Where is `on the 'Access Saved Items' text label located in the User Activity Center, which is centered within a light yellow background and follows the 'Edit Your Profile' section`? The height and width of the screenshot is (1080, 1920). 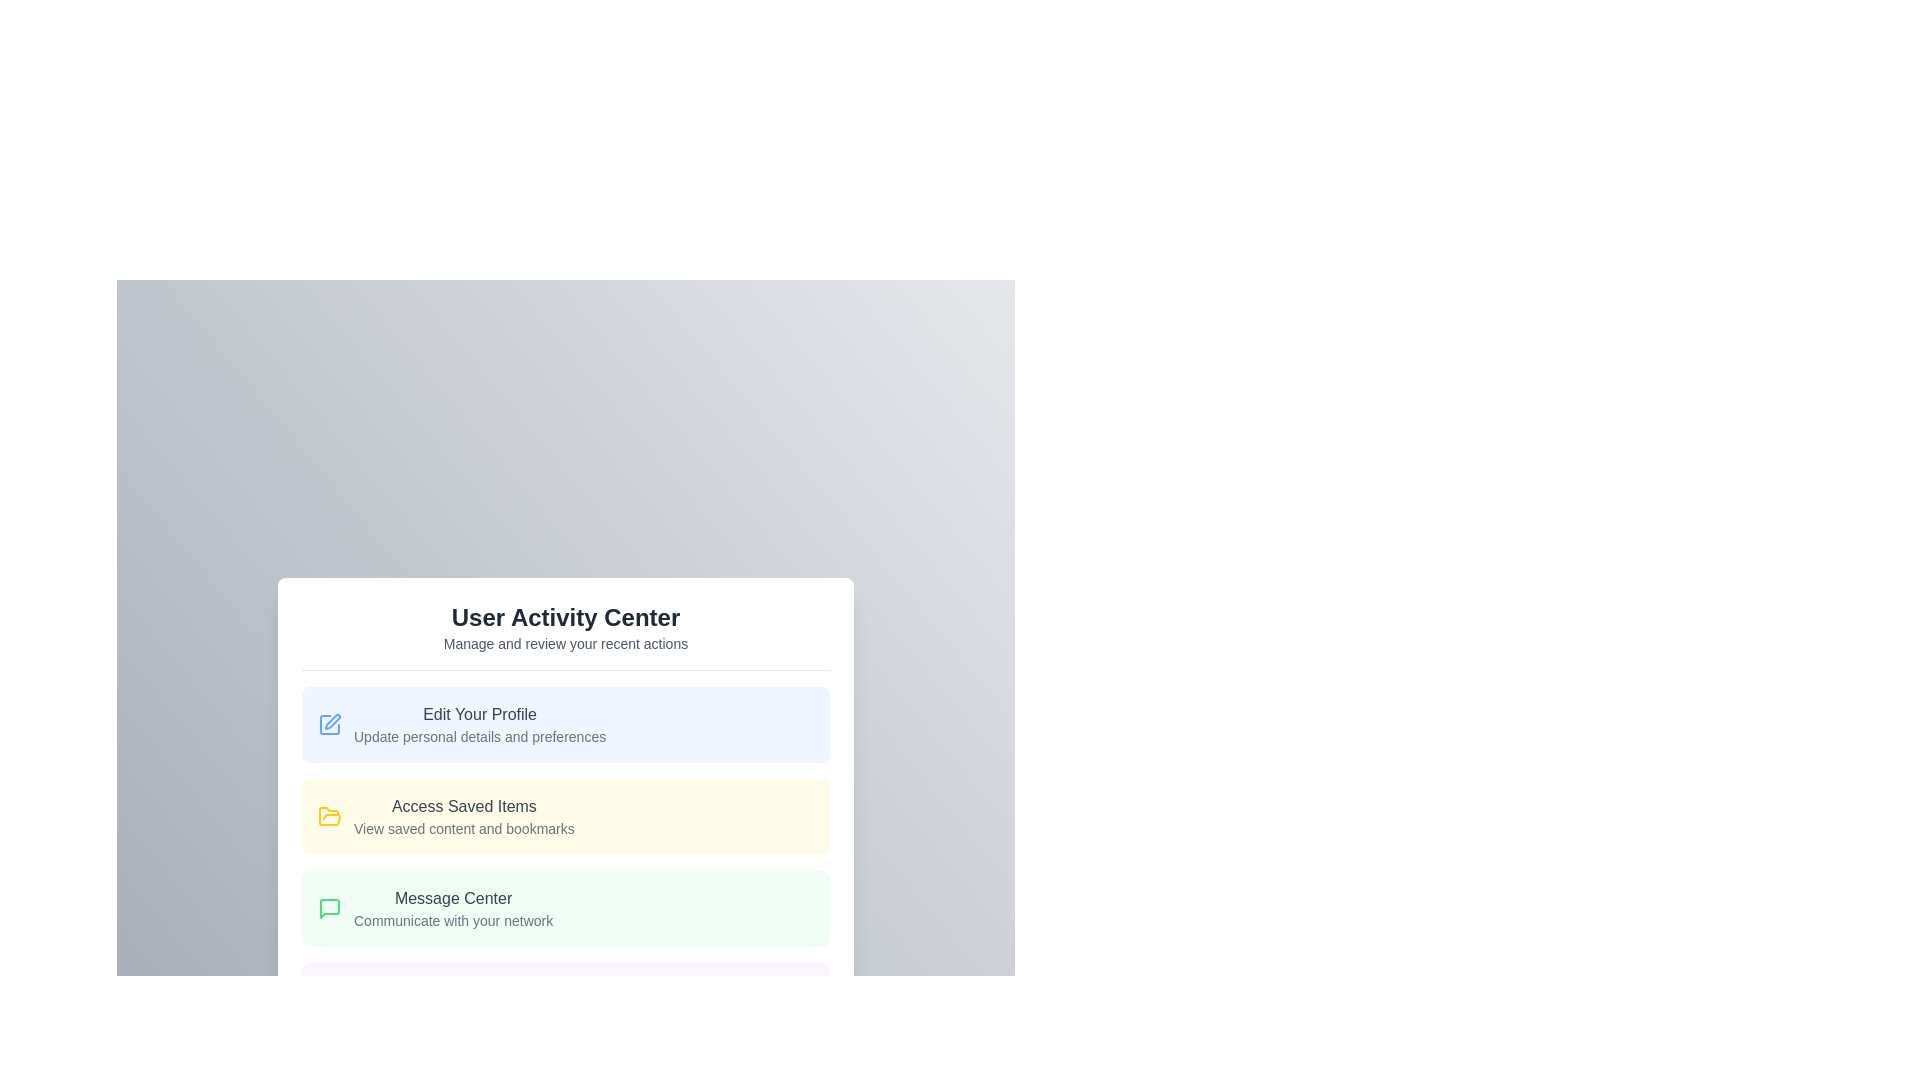
on the 'Access Saved Items' text label located in the User Activity Center, which is centered within a light yellow background and follows the 'Edit Your Profile' section is located at coordinates (463, 816).